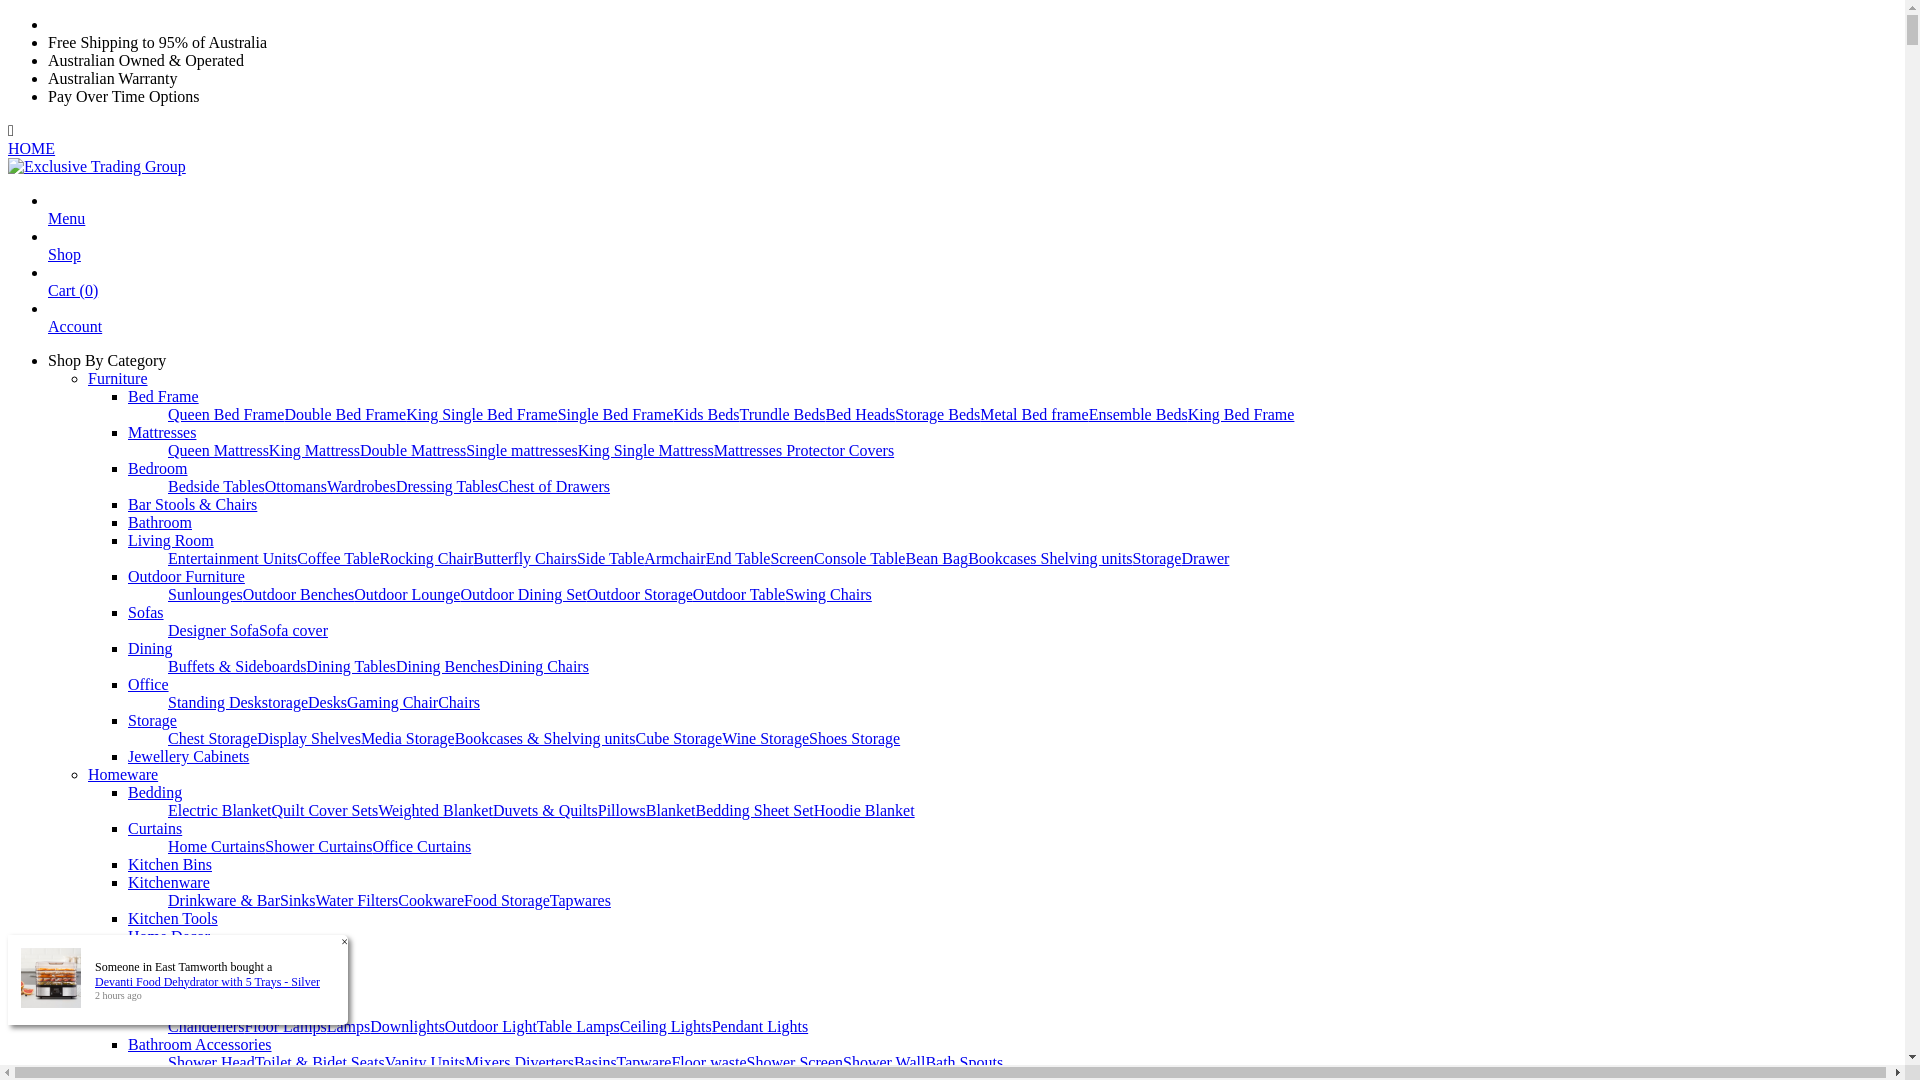 This screenshot has width=1920, height=1080. I want to click on 'Cookware', so click(430, 900).